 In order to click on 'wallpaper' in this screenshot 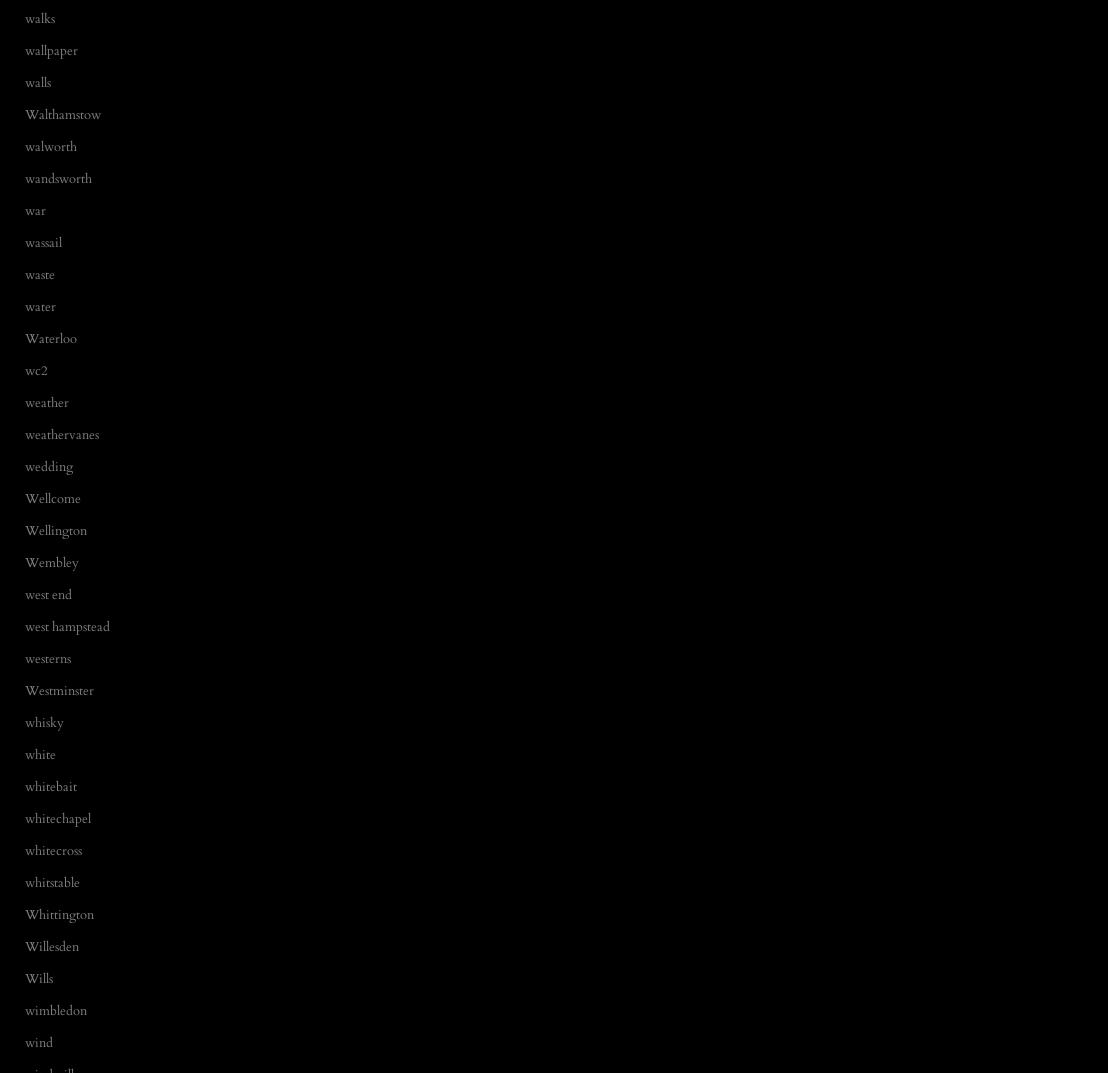, I will do `click(50, 49)`.